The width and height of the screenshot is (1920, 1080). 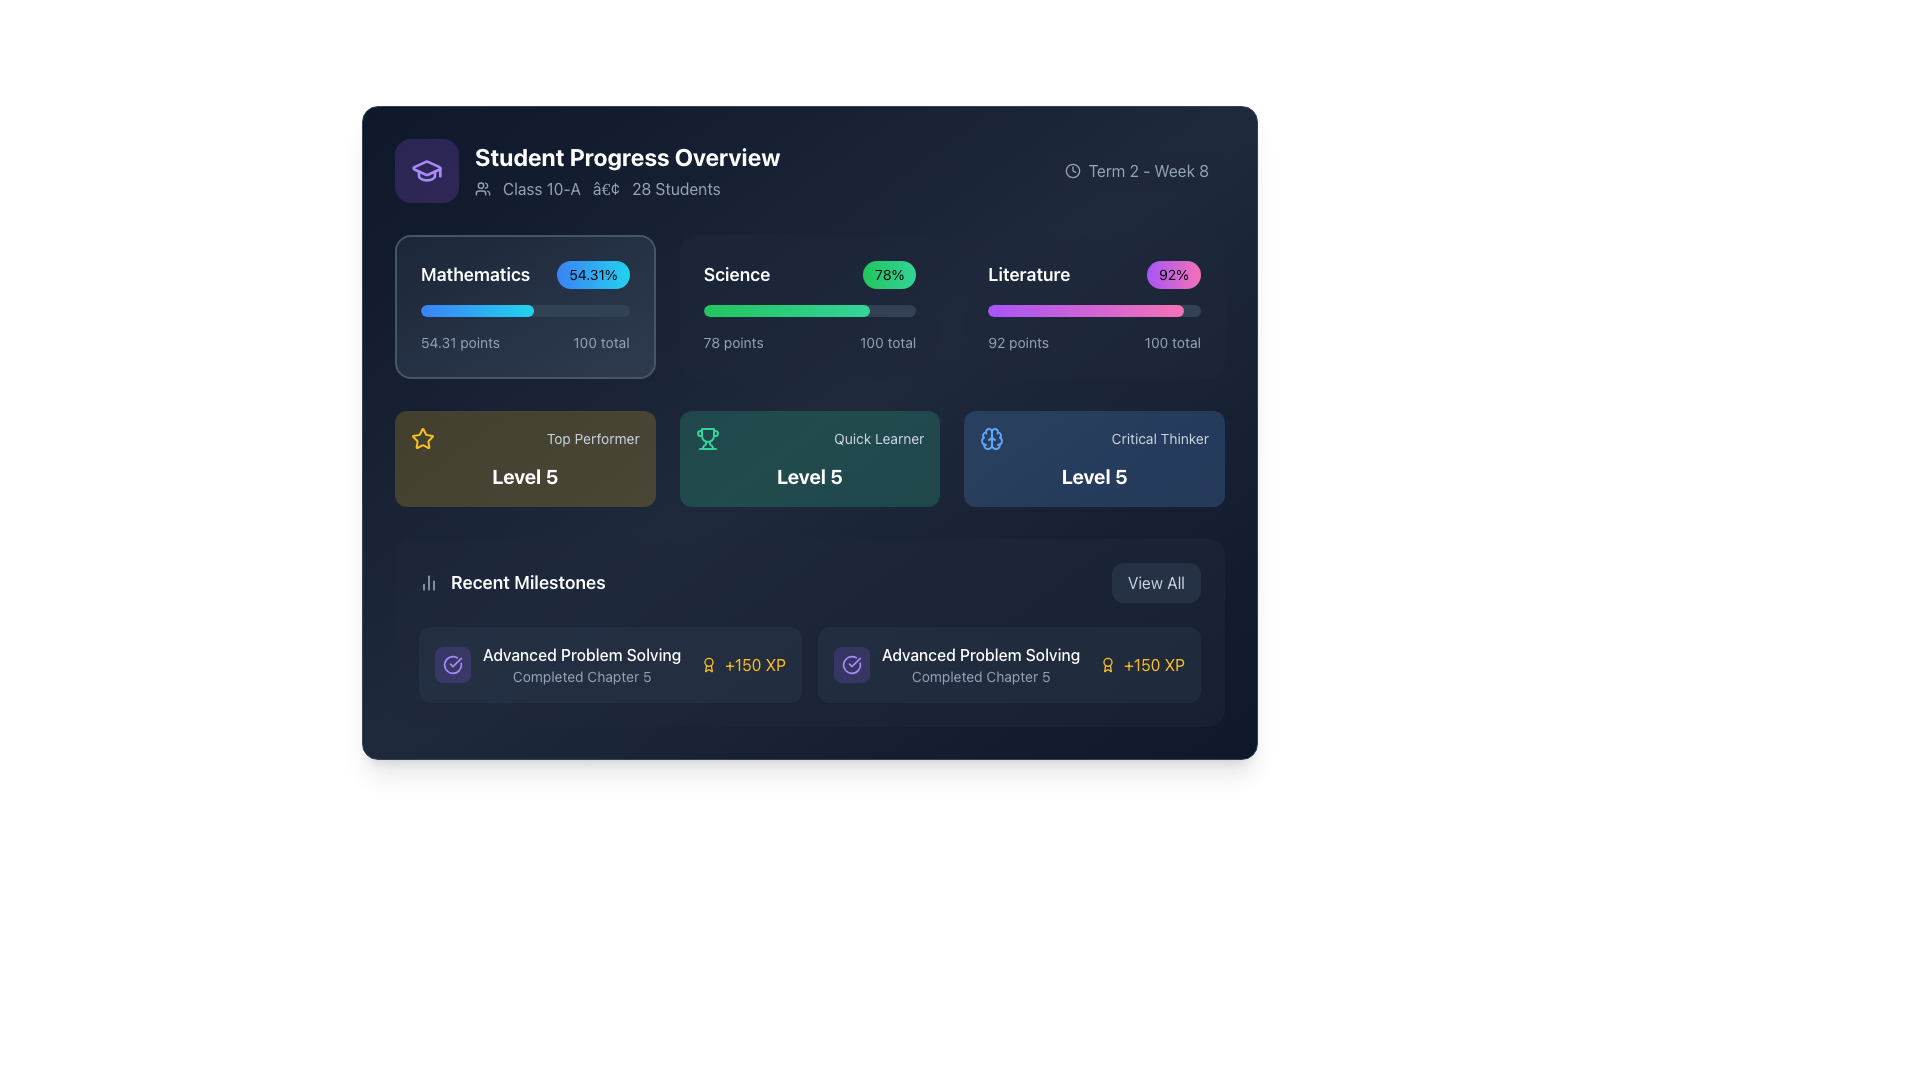 I want to click on the label component that combines text and an icon, located beneath the 'Student Progress Overview' title, to associate the displayed information with the class details in the dashboard, so click(x=626, y=189).